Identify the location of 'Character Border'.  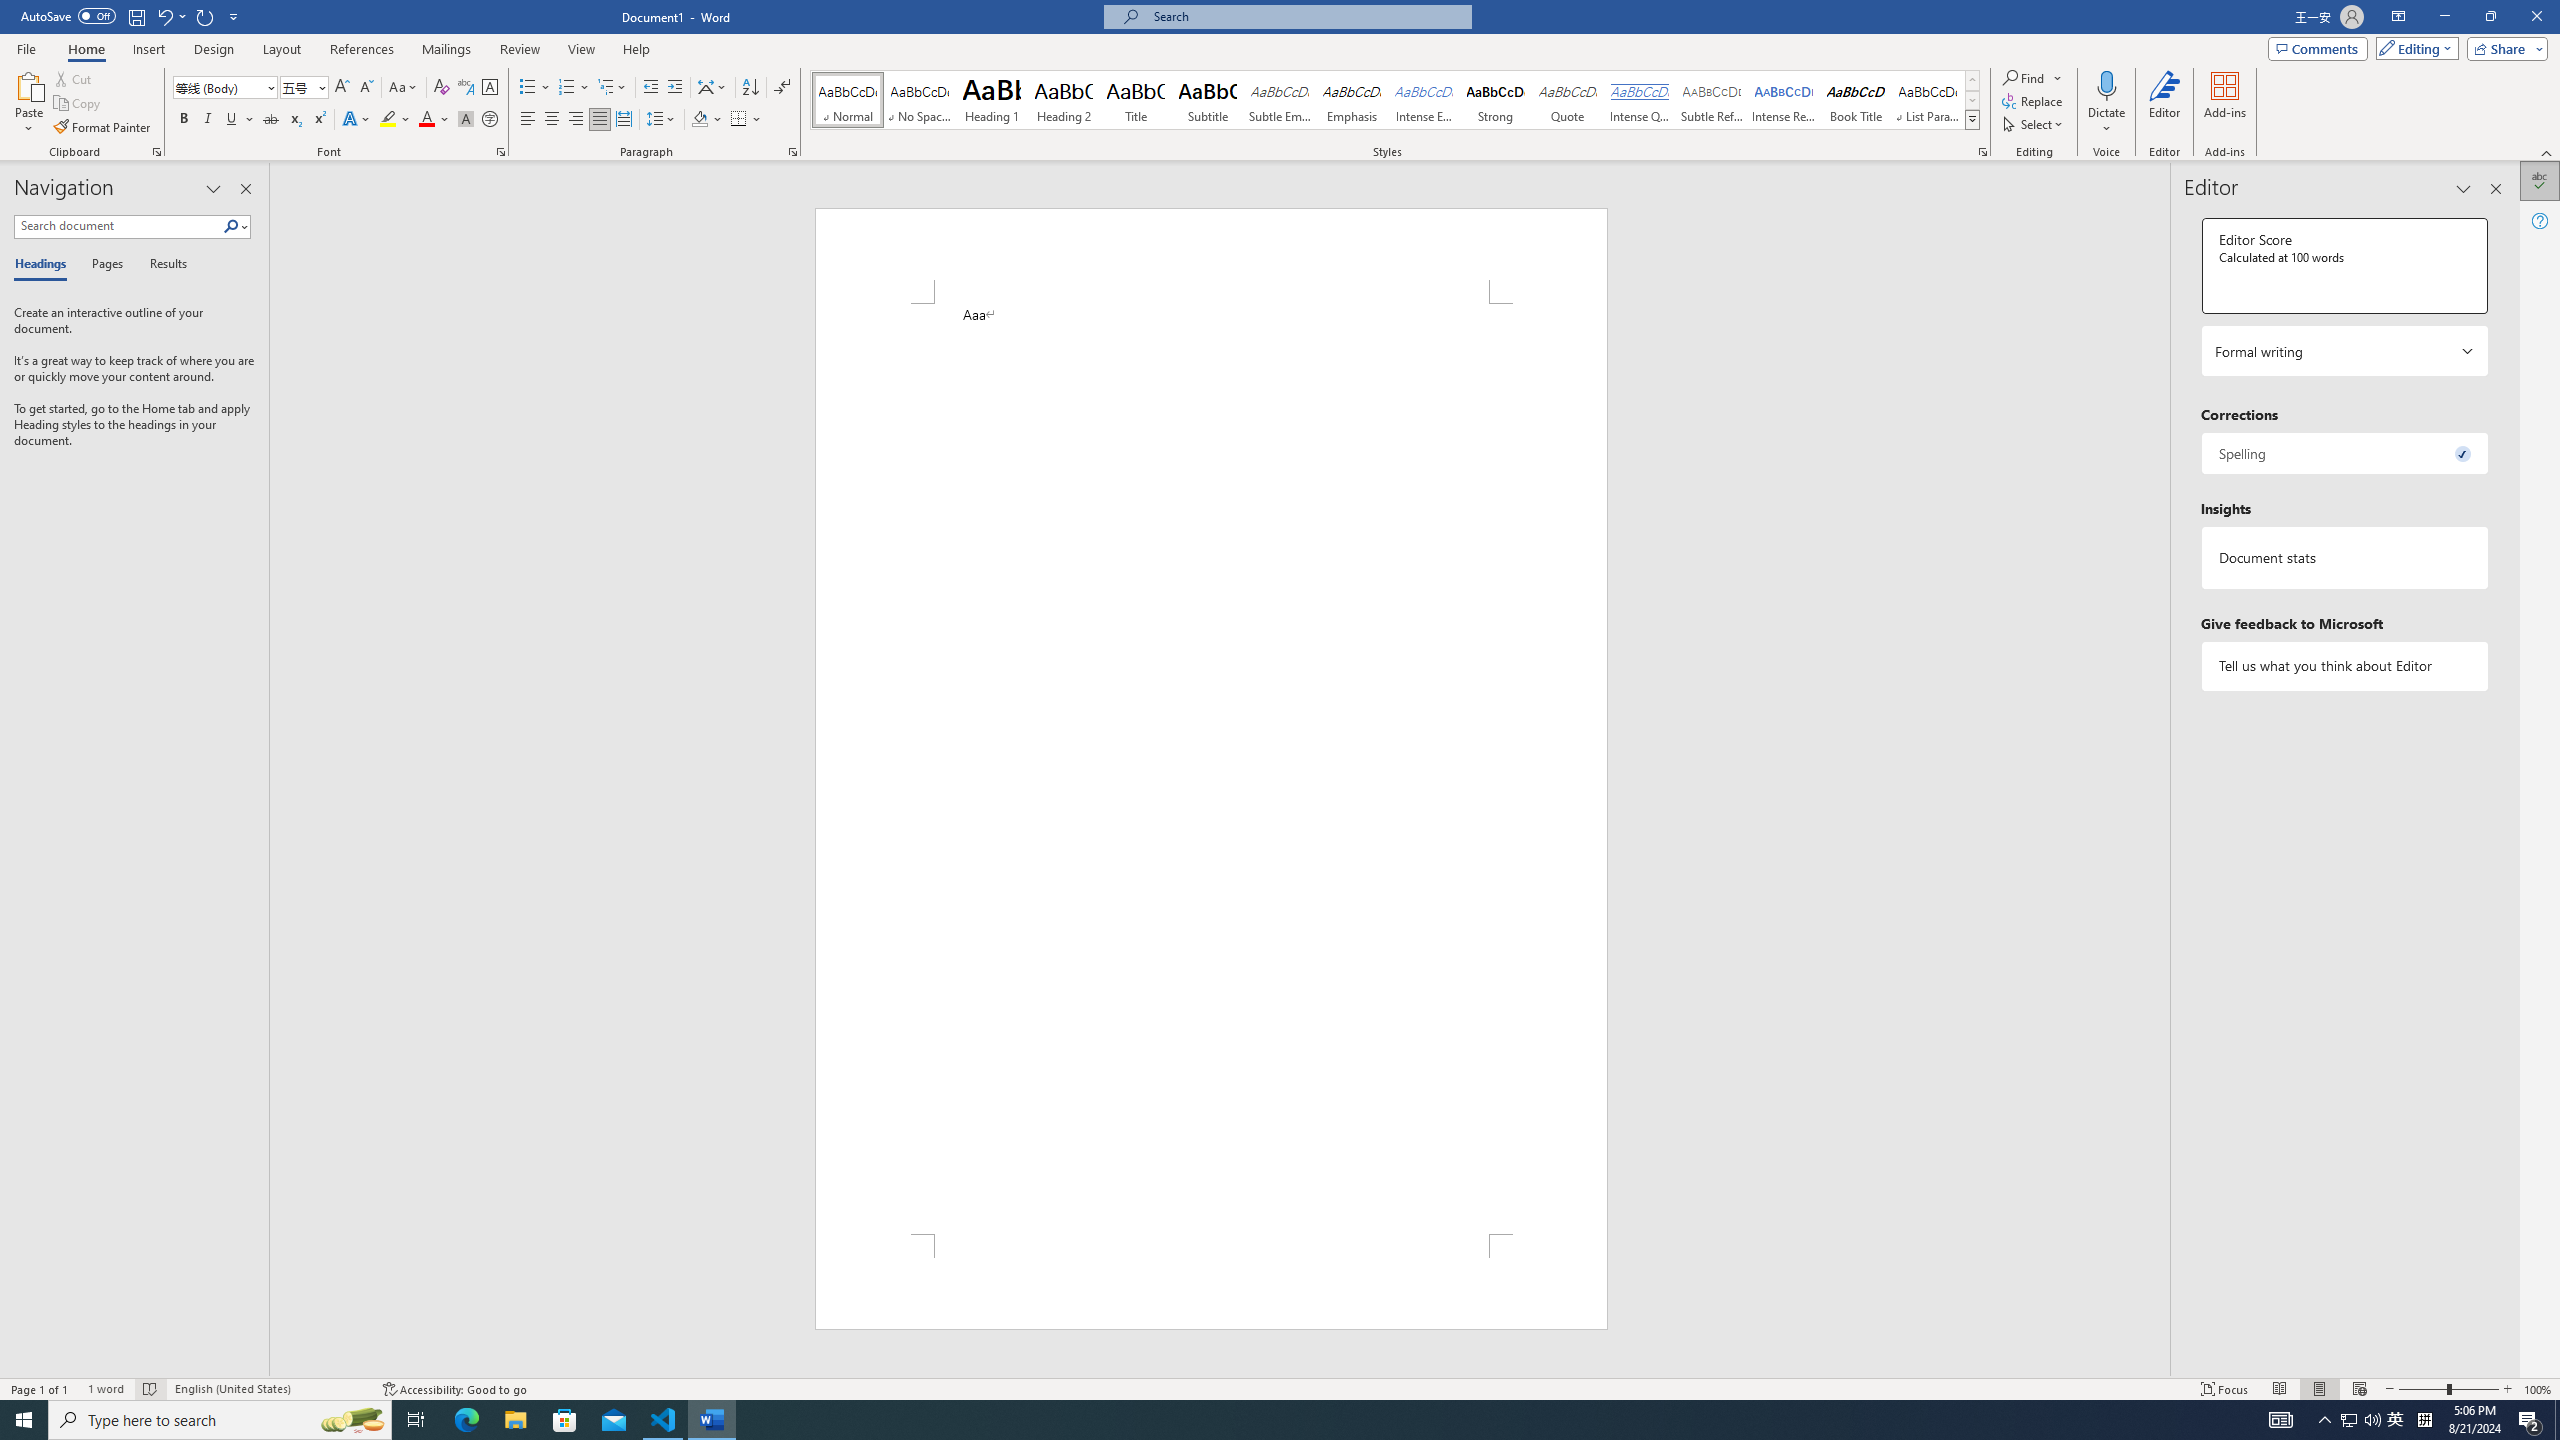
(489, 87).